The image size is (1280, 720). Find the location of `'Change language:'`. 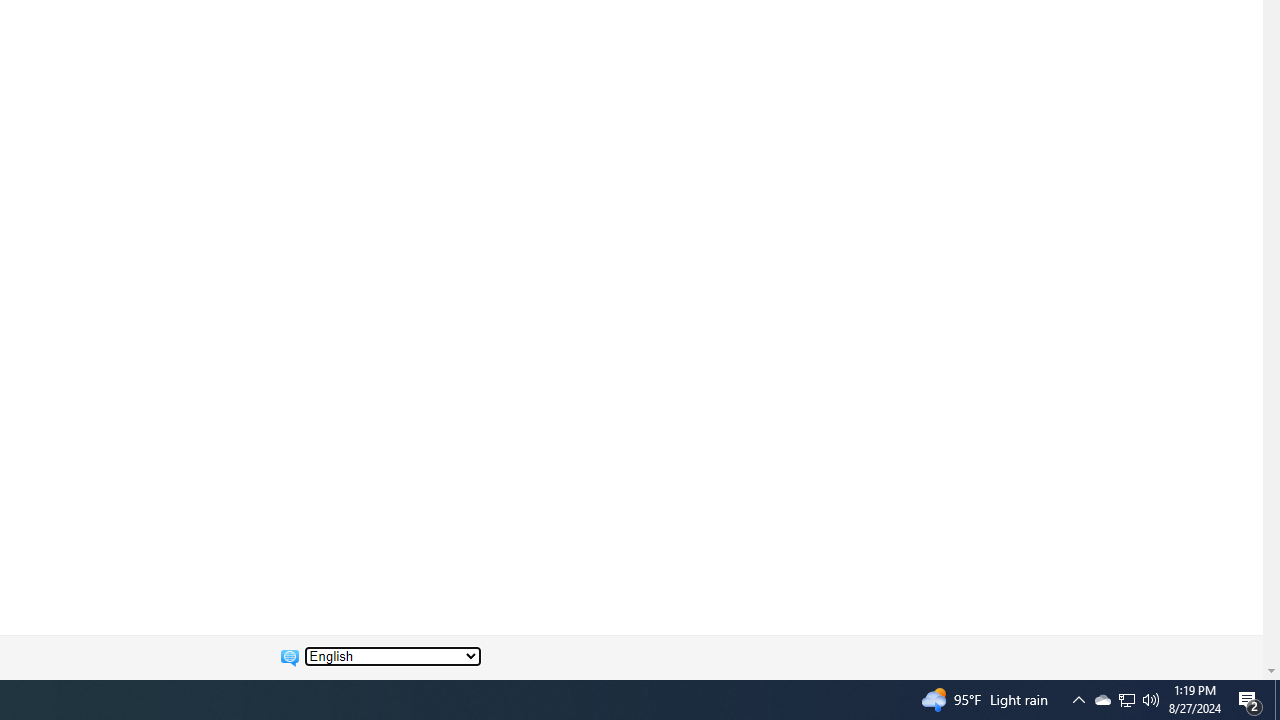

'Change language:' is located at coordinates (392, 656).